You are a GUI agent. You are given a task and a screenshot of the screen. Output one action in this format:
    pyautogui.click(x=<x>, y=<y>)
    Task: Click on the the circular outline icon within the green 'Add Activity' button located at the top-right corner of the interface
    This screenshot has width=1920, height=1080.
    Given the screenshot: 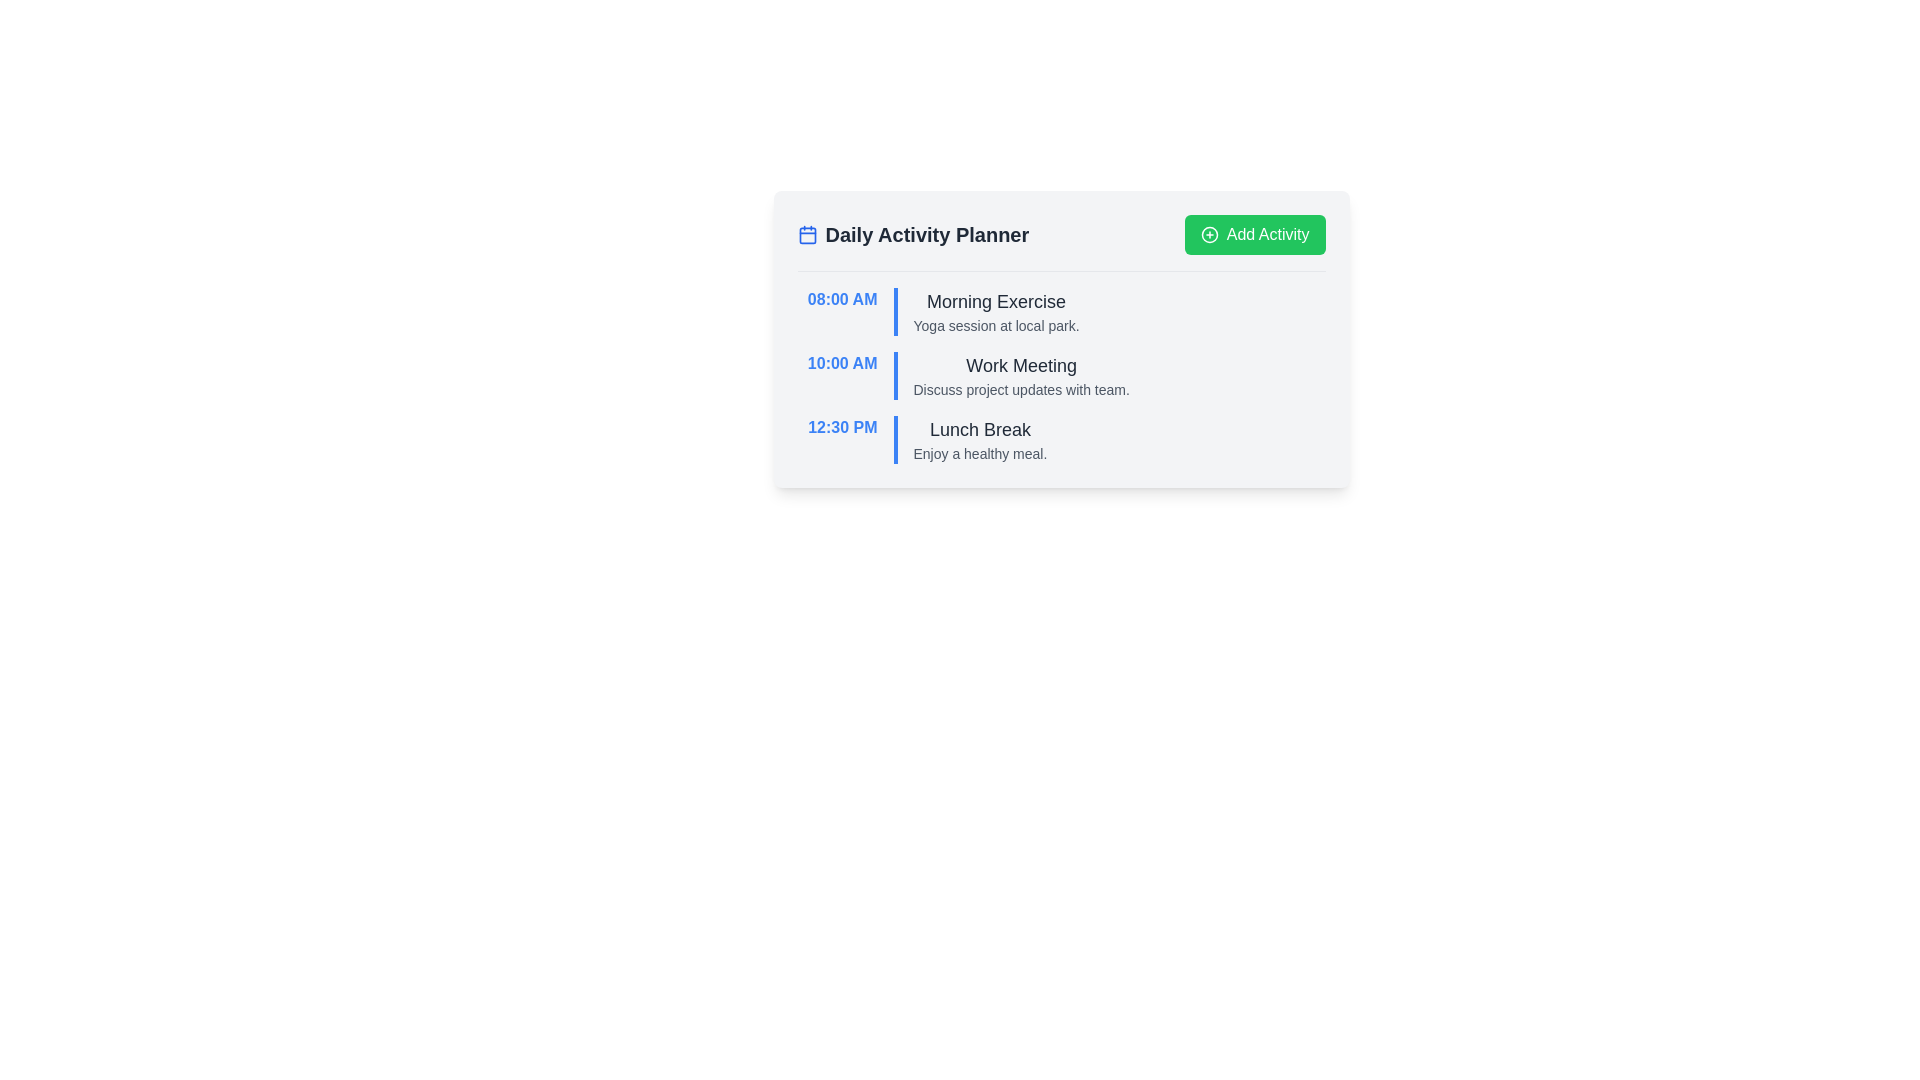 What is the action you would take?
    pyautogui.click(x=1208, y=234)
    